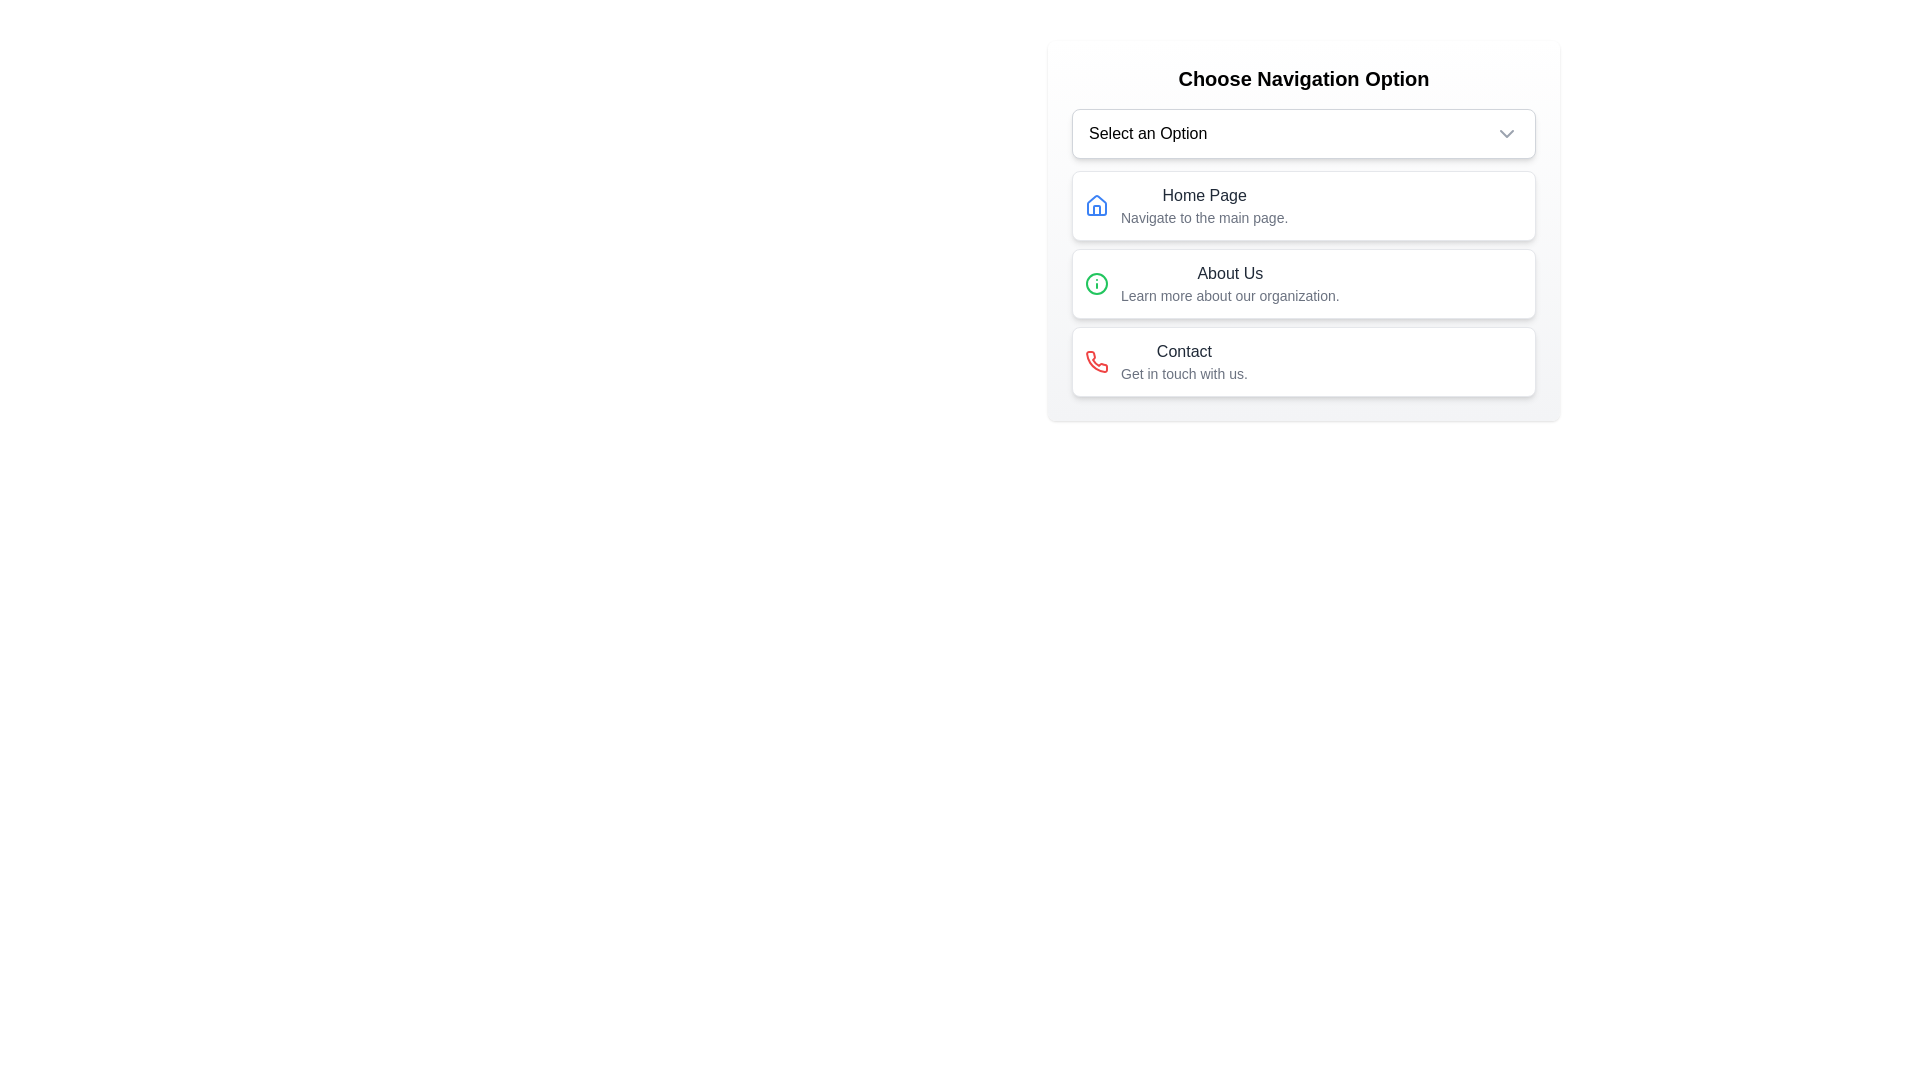  What do you see at coordinates (1096, 361) in the screenshot?
I see `the contact functionality icon, which is the third item in the vertical navigation list, located between 'About Us' and 'Contact' on the bottom right of the modal` at bounding box center [1096, 361].